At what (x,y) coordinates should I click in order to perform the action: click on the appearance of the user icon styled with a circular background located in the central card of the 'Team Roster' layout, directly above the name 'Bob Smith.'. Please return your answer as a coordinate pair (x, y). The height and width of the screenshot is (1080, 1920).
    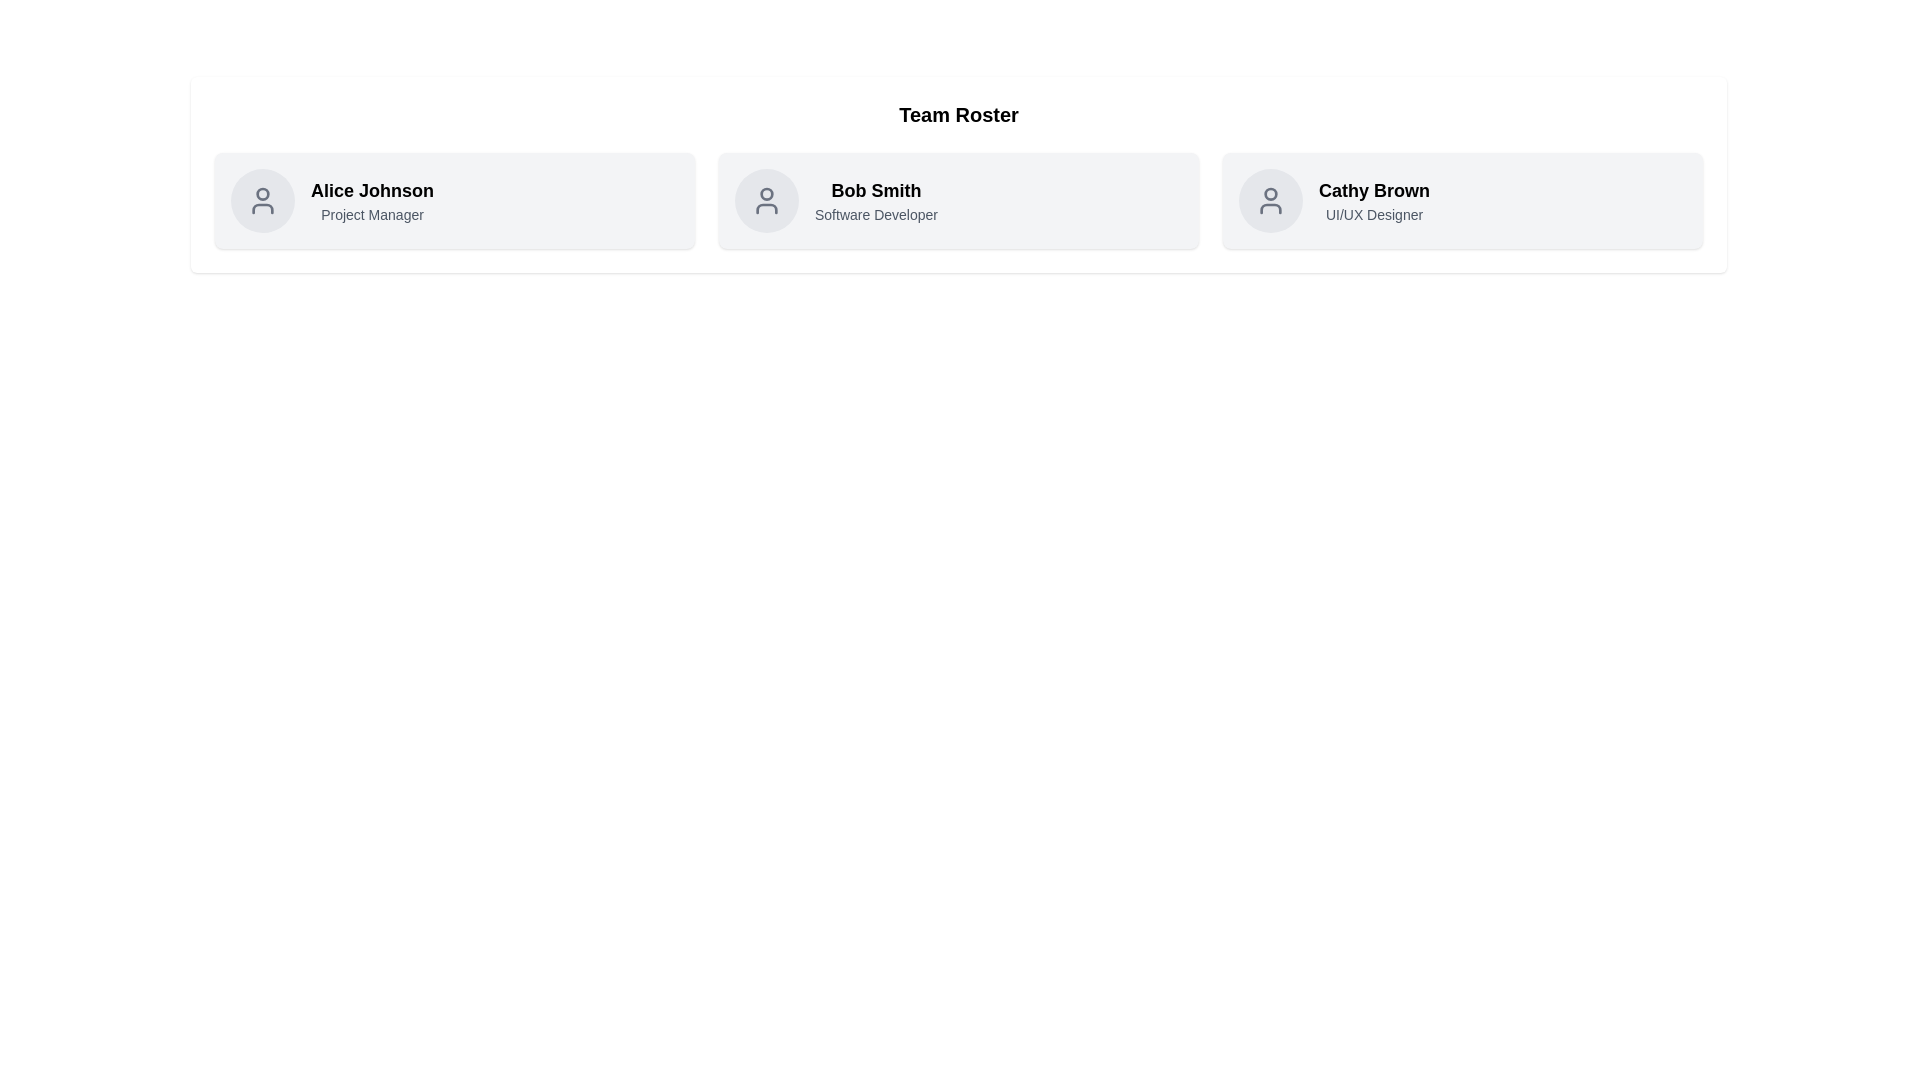
    Looking at the image, I should click on (766, 200).